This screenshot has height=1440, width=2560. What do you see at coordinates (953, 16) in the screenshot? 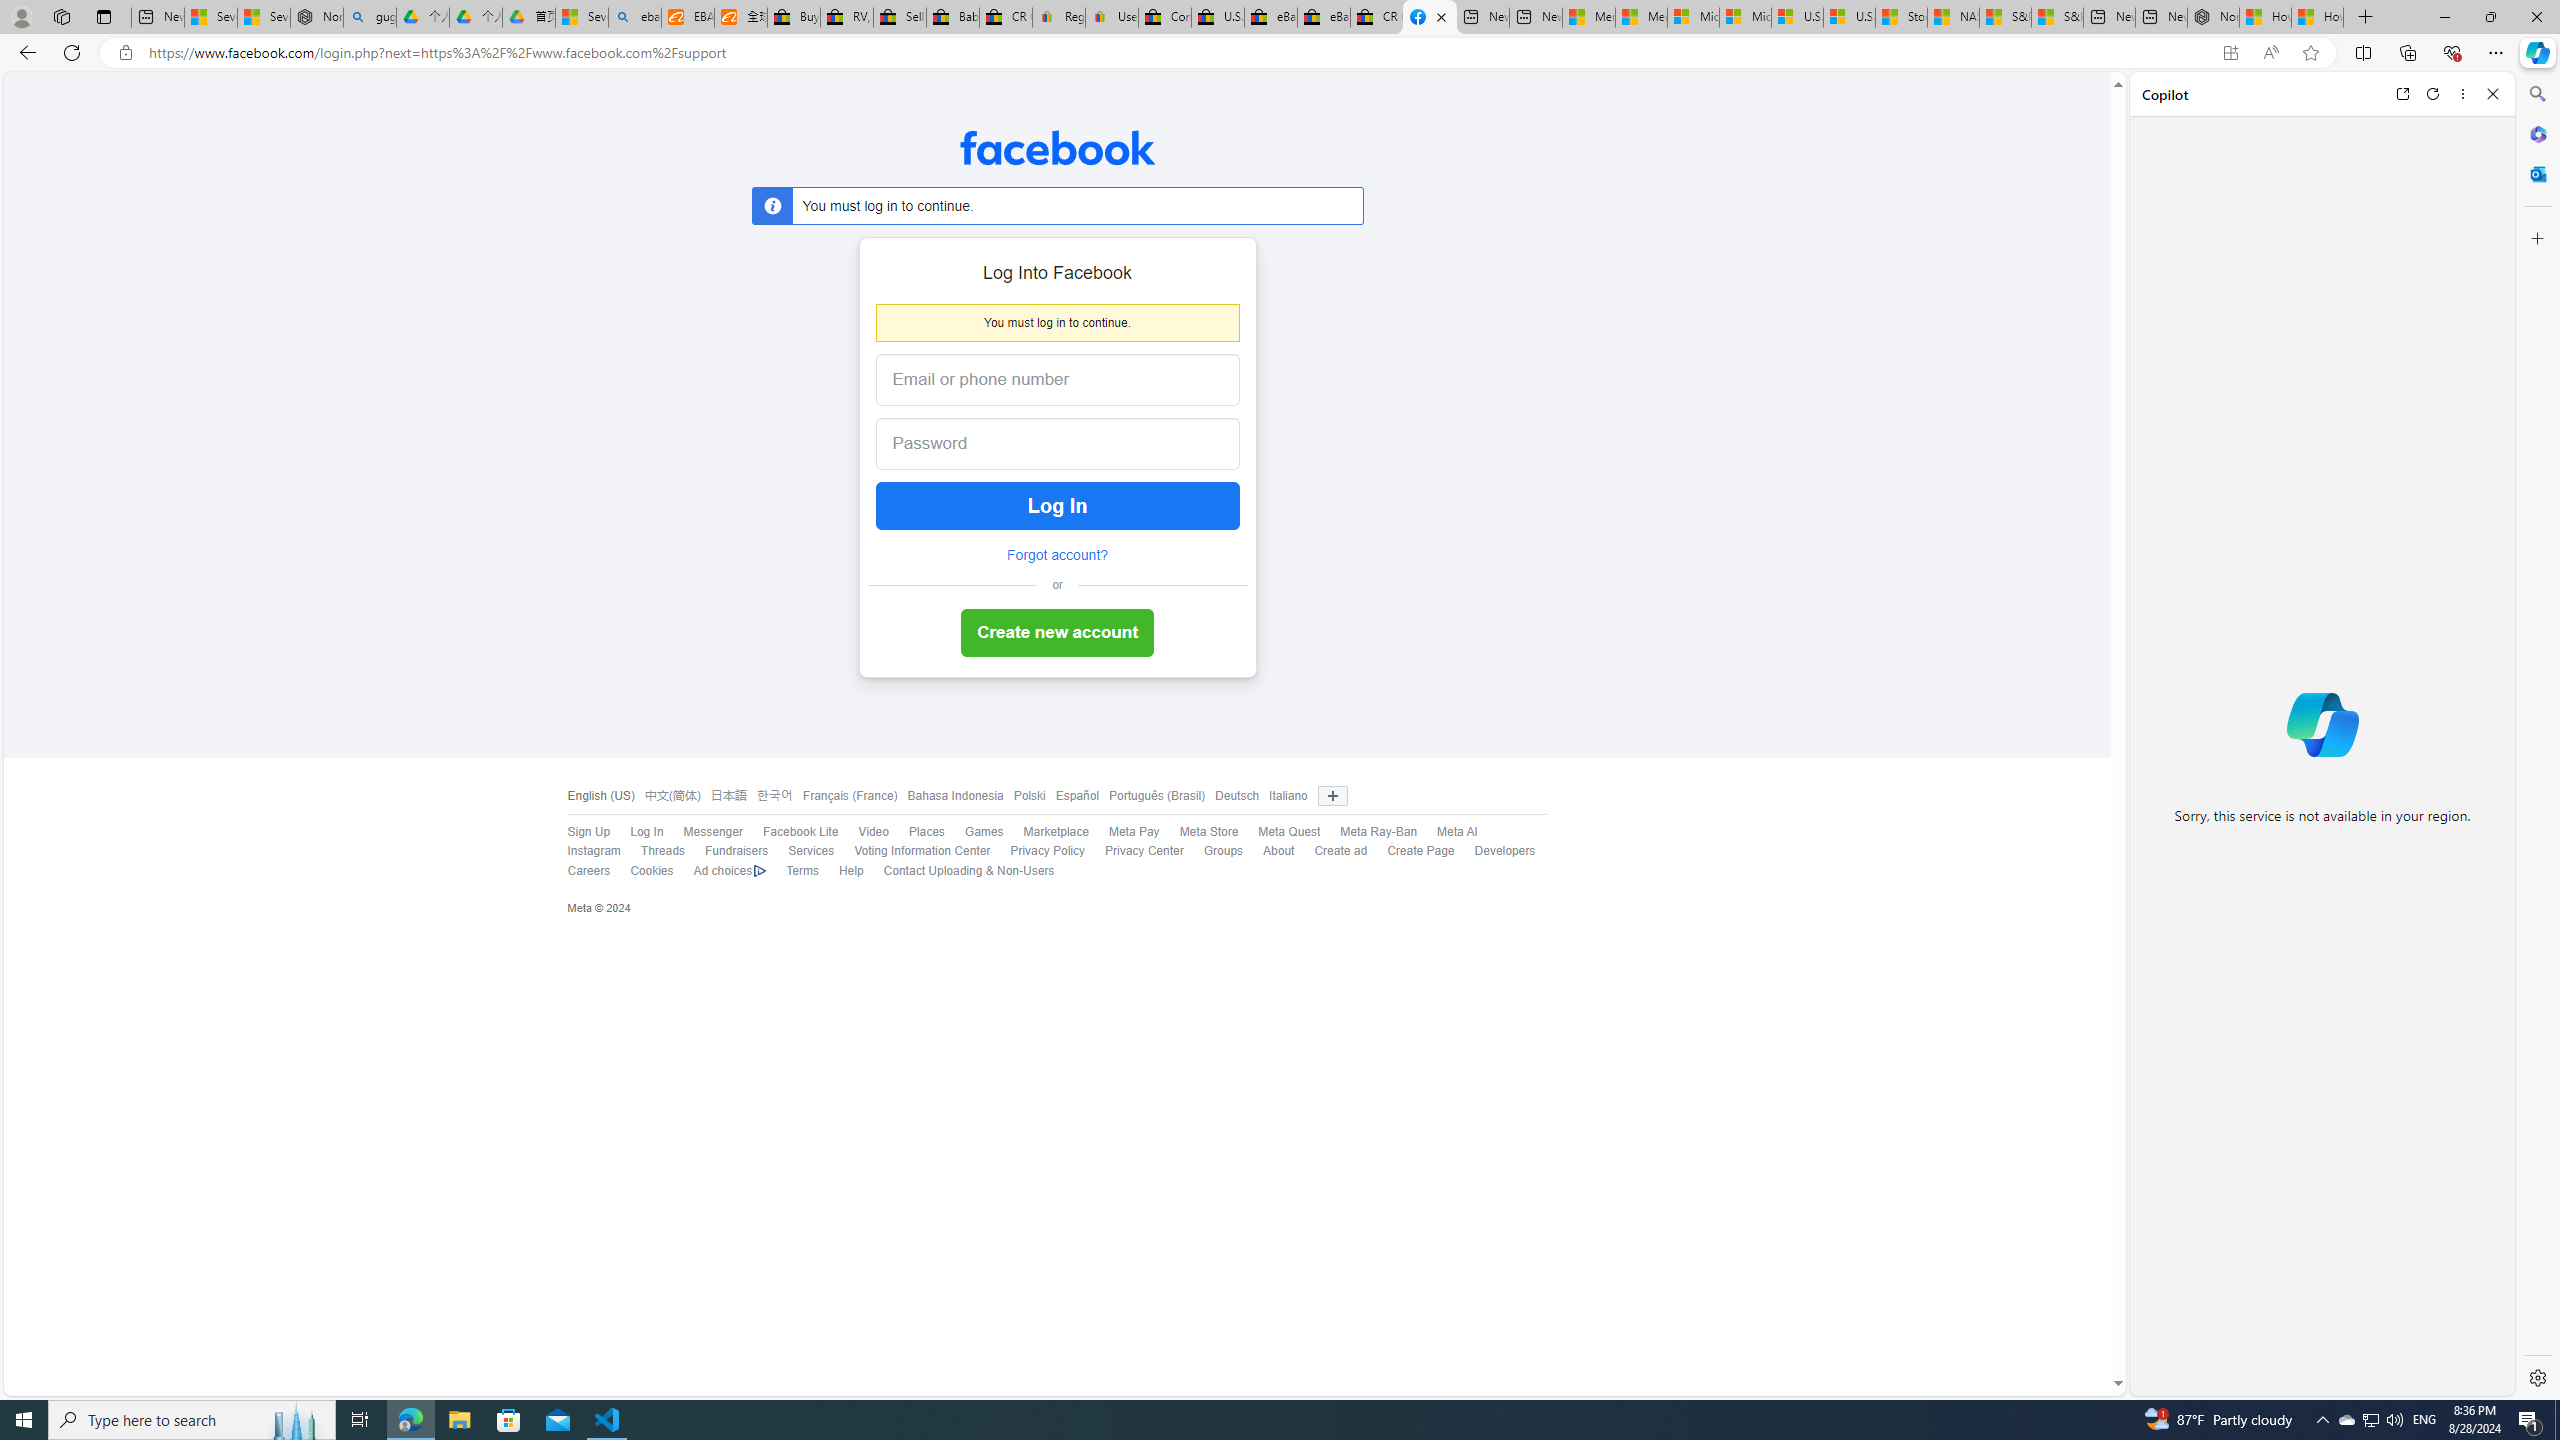
I see `'Baby Keepsakes & Announcements for sale | eBay'` at bounding box center [953, 16].